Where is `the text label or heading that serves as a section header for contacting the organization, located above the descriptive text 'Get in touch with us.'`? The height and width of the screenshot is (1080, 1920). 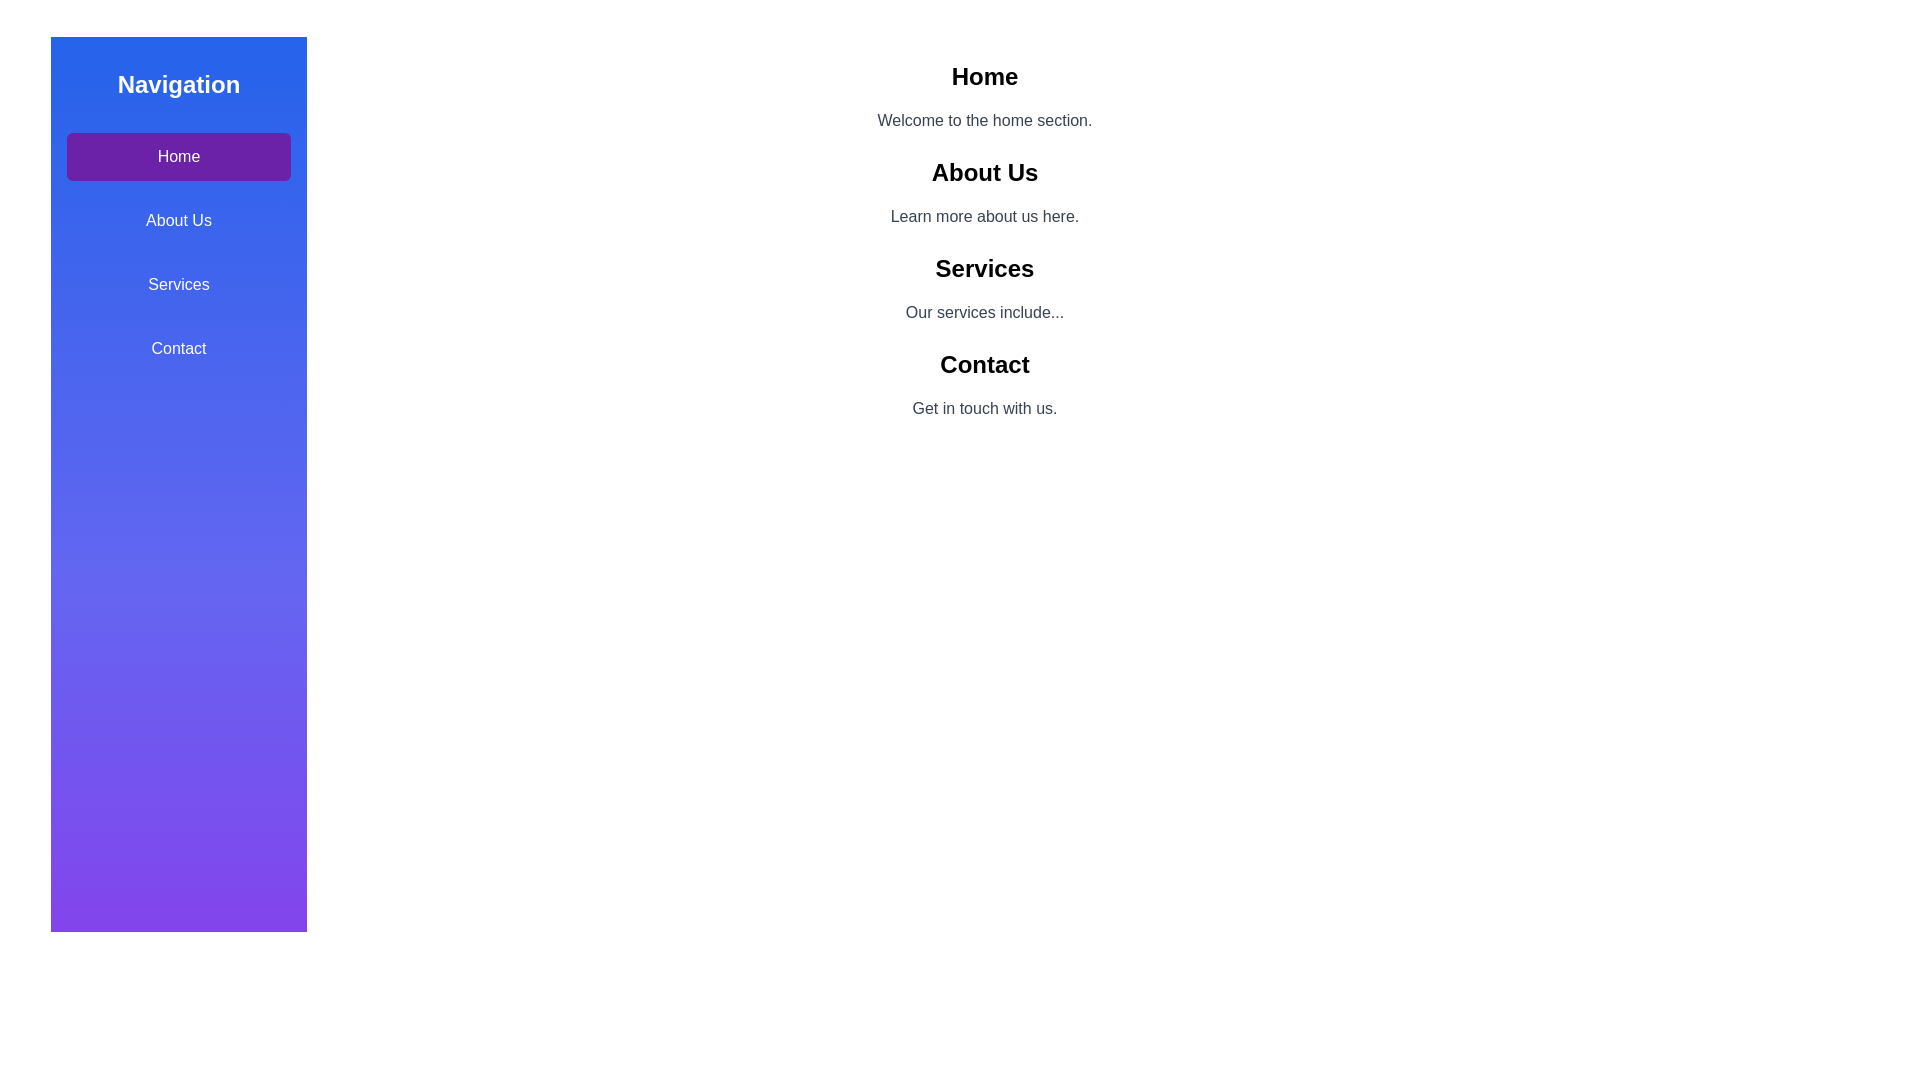 the text label or heading that serves as a section header for contacting the organization, located above the descriptive text 'Get in touch with us.' is located at coordinates (984, 365).